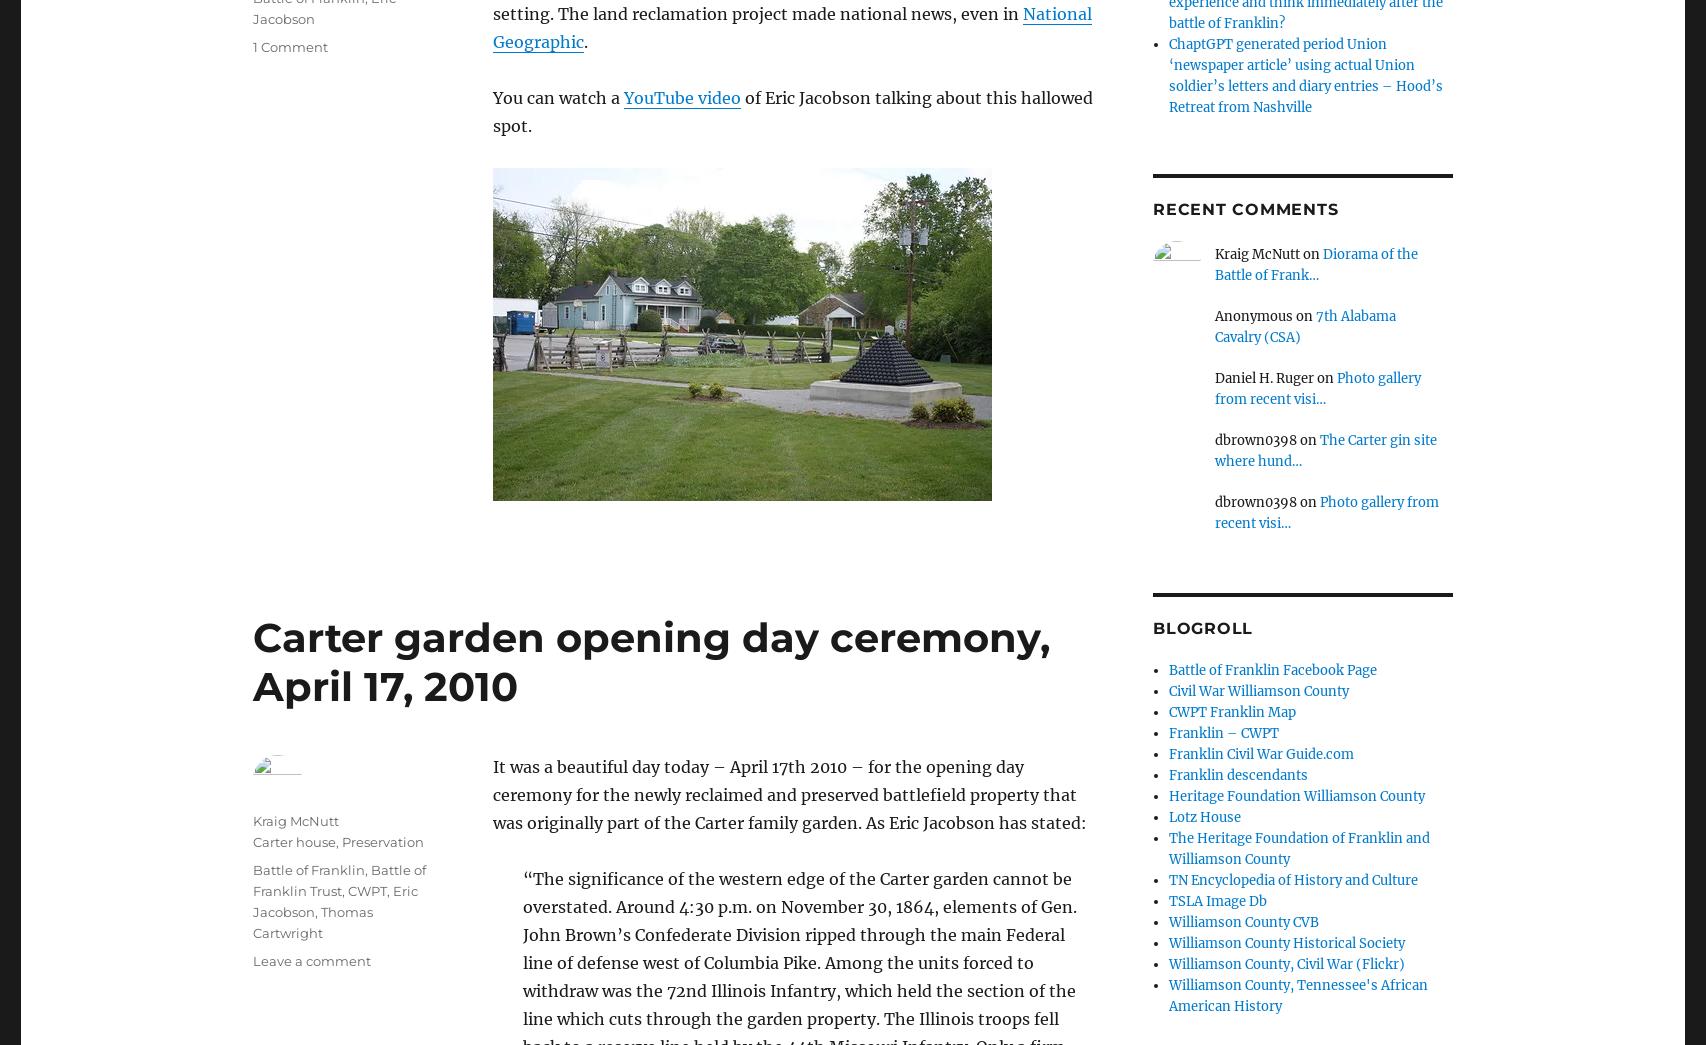 This screenshot has width=1706, height=1045. What do you see at coordinates (1268, 253) in the screenshot?
I see `'Kraig McNutt on'` at bounding box center [1268, 253].